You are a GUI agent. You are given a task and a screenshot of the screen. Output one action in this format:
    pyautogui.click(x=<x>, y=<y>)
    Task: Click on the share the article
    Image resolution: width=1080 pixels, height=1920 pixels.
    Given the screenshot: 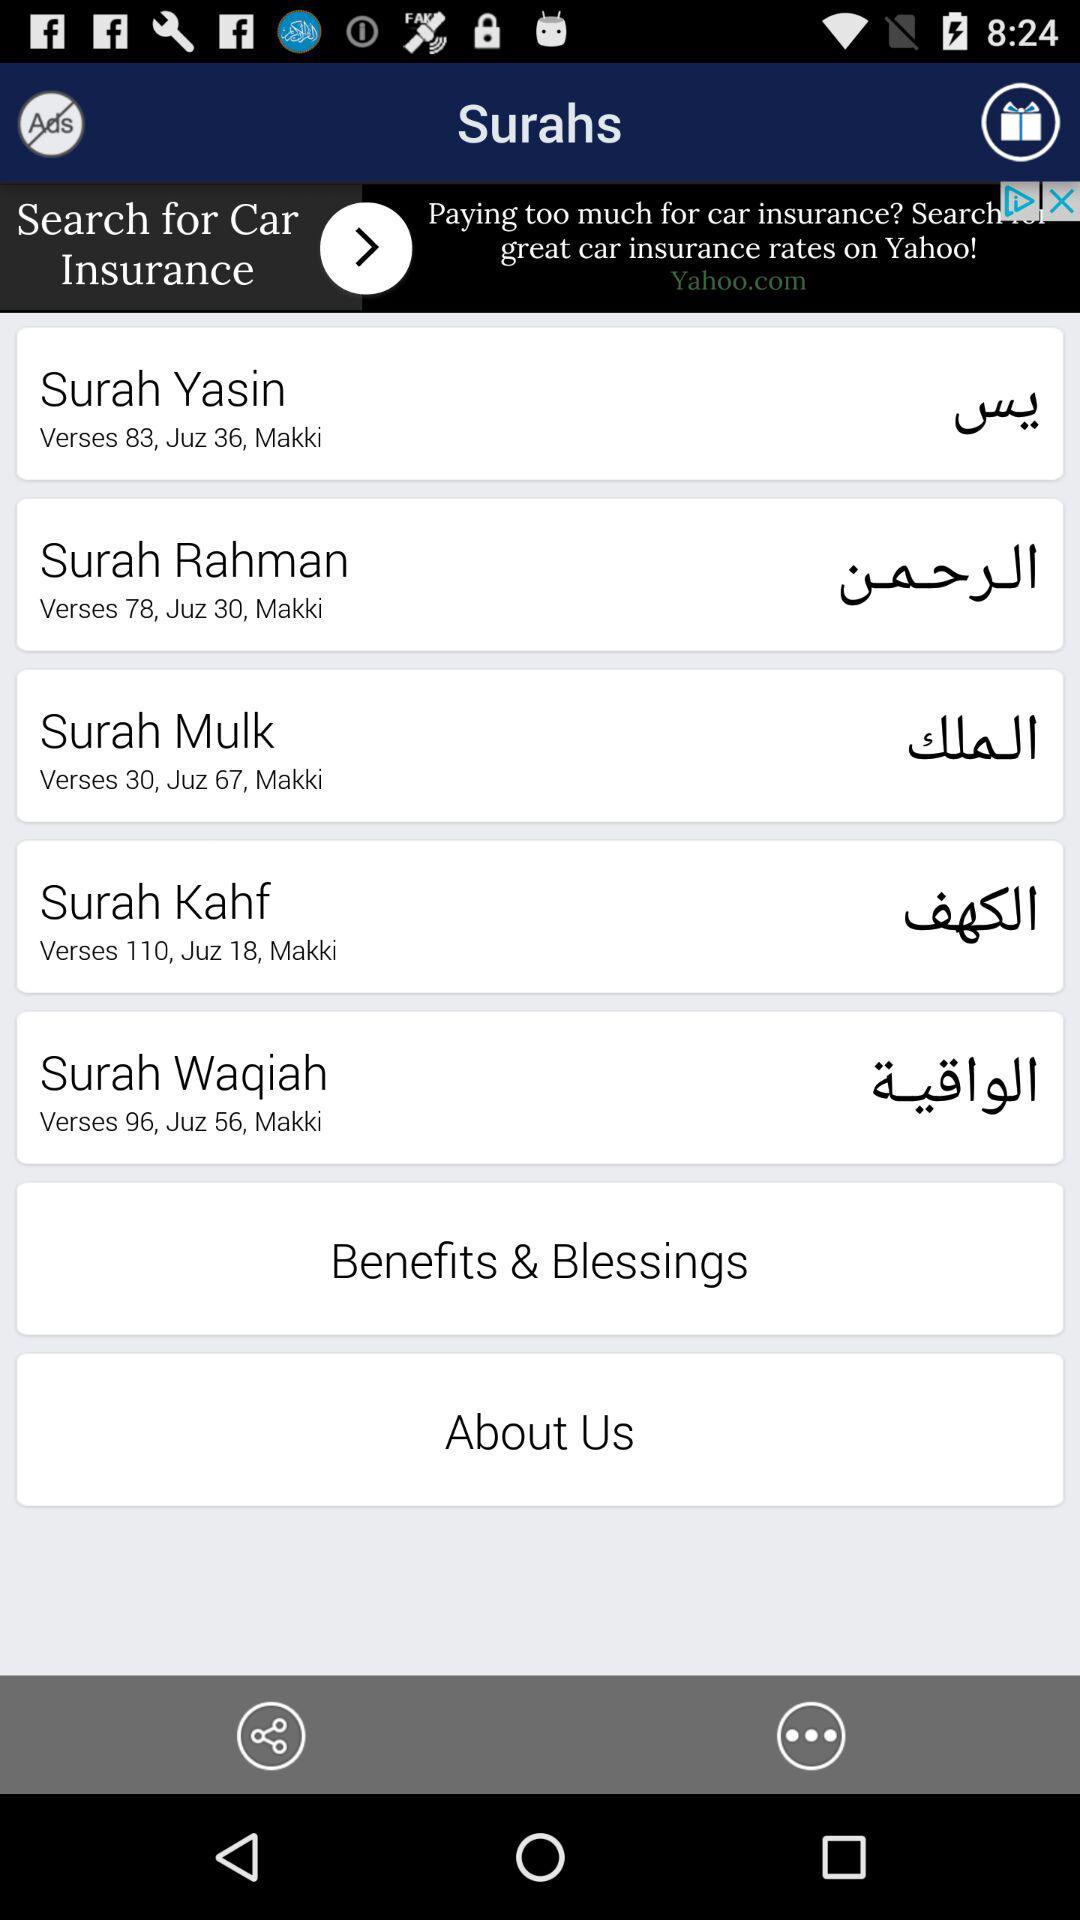 What is the action you would take?
    pyautogui.click(x=270, y=1733)
    